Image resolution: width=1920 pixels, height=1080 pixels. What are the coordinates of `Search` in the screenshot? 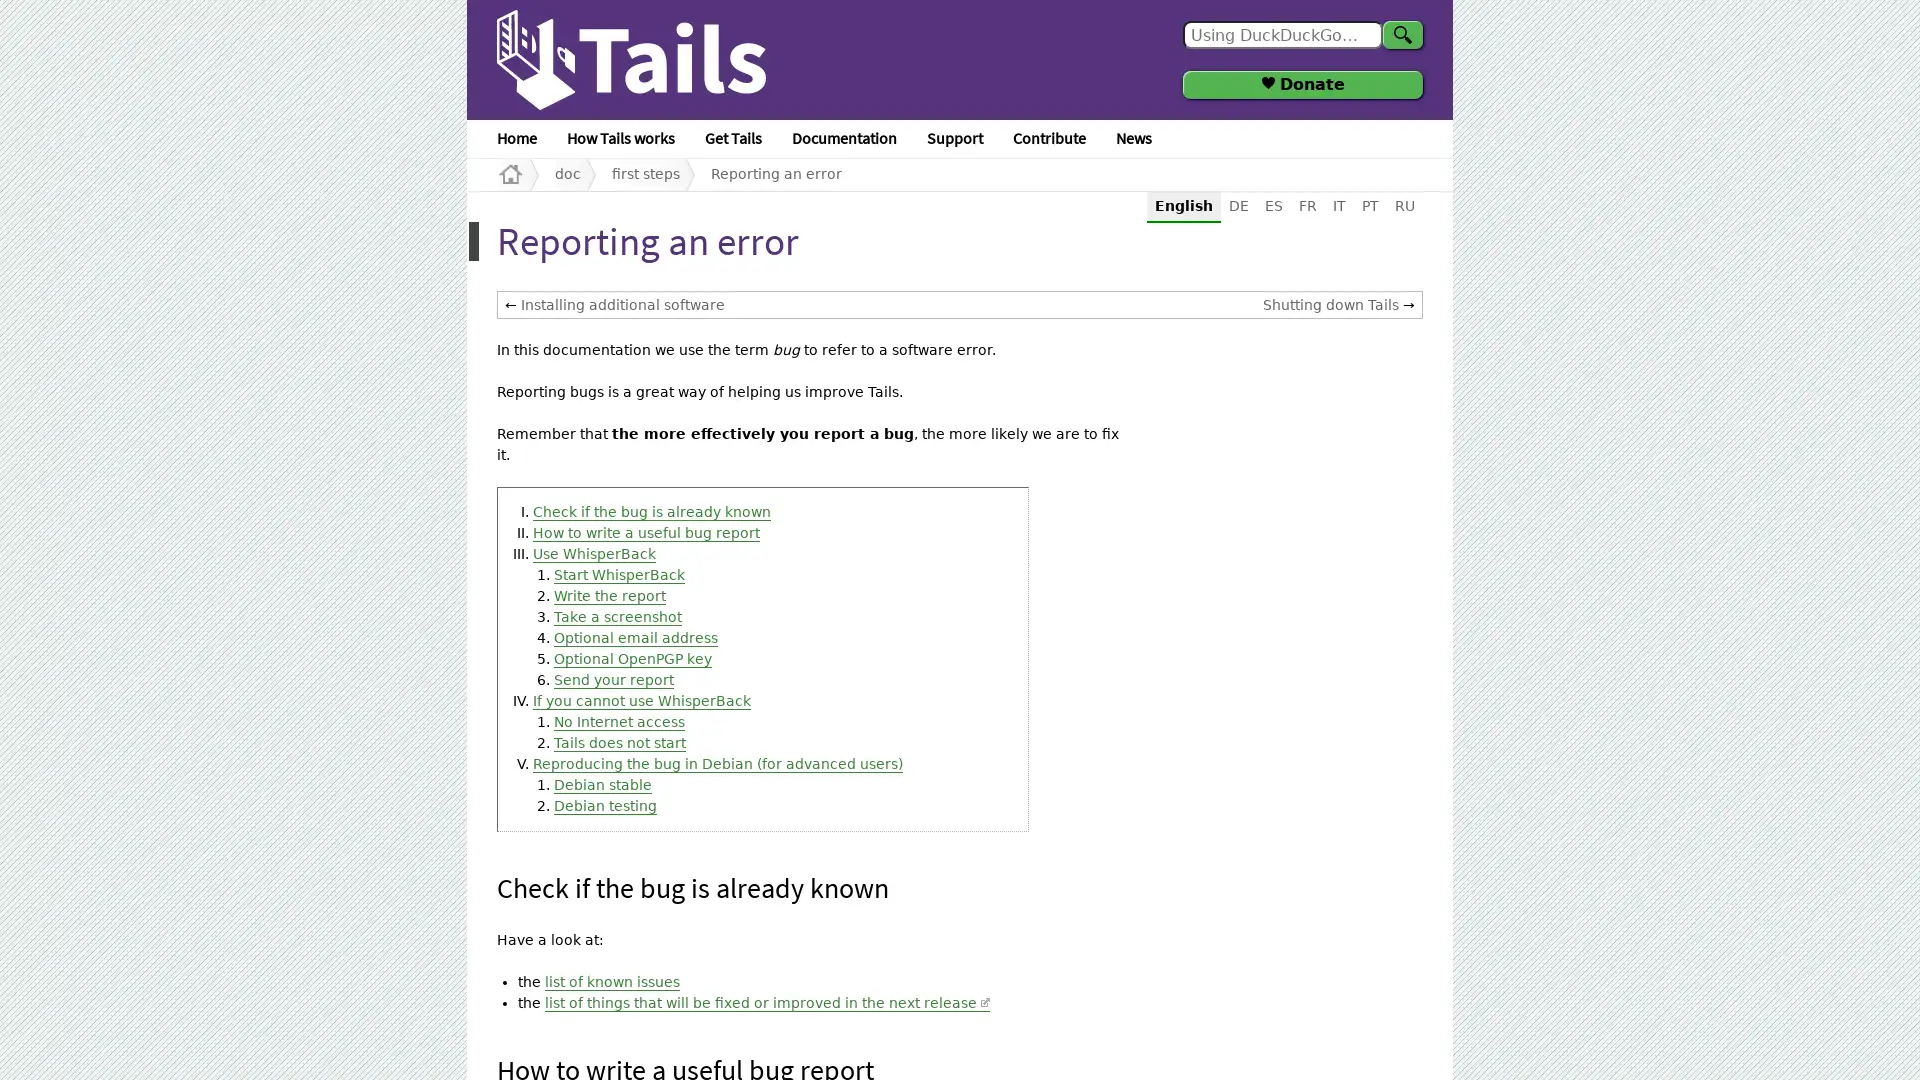 It's located at (1401, 34).